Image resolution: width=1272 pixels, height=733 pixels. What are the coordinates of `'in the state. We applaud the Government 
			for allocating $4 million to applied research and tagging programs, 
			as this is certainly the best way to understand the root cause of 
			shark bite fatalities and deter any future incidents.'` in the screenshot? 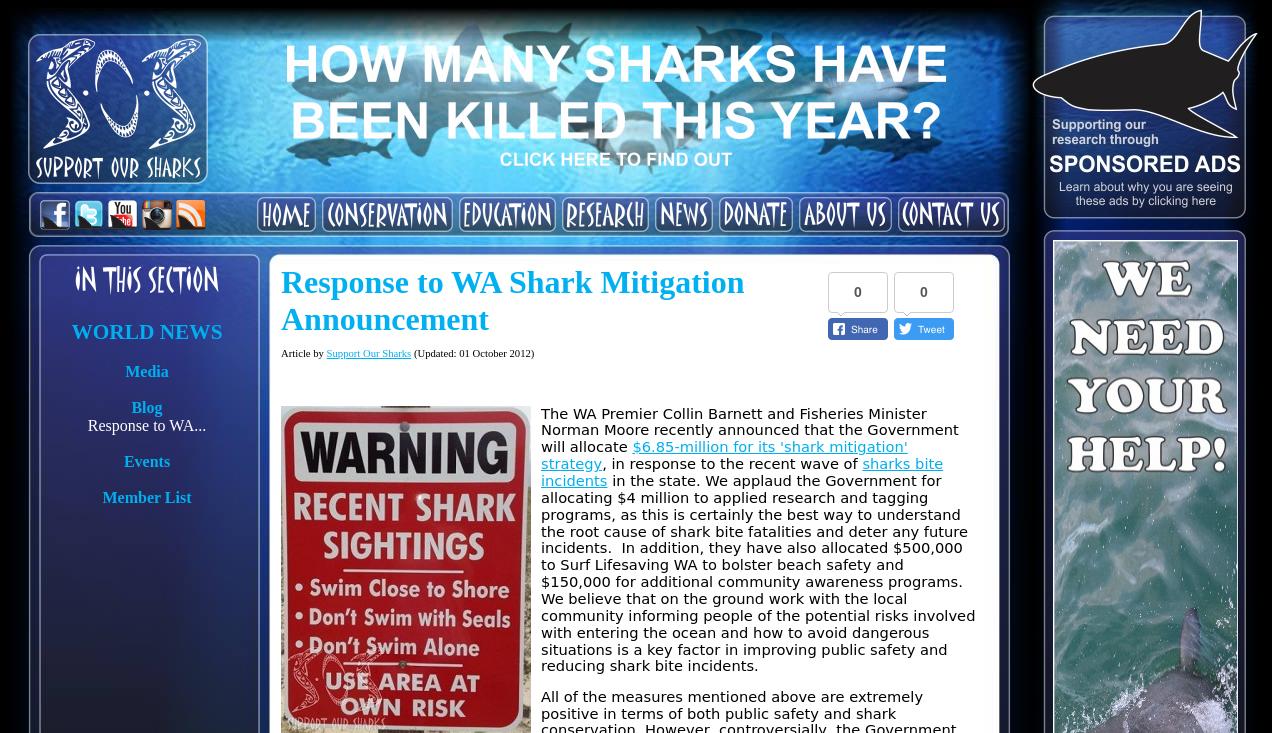 It's located at (753, 512).